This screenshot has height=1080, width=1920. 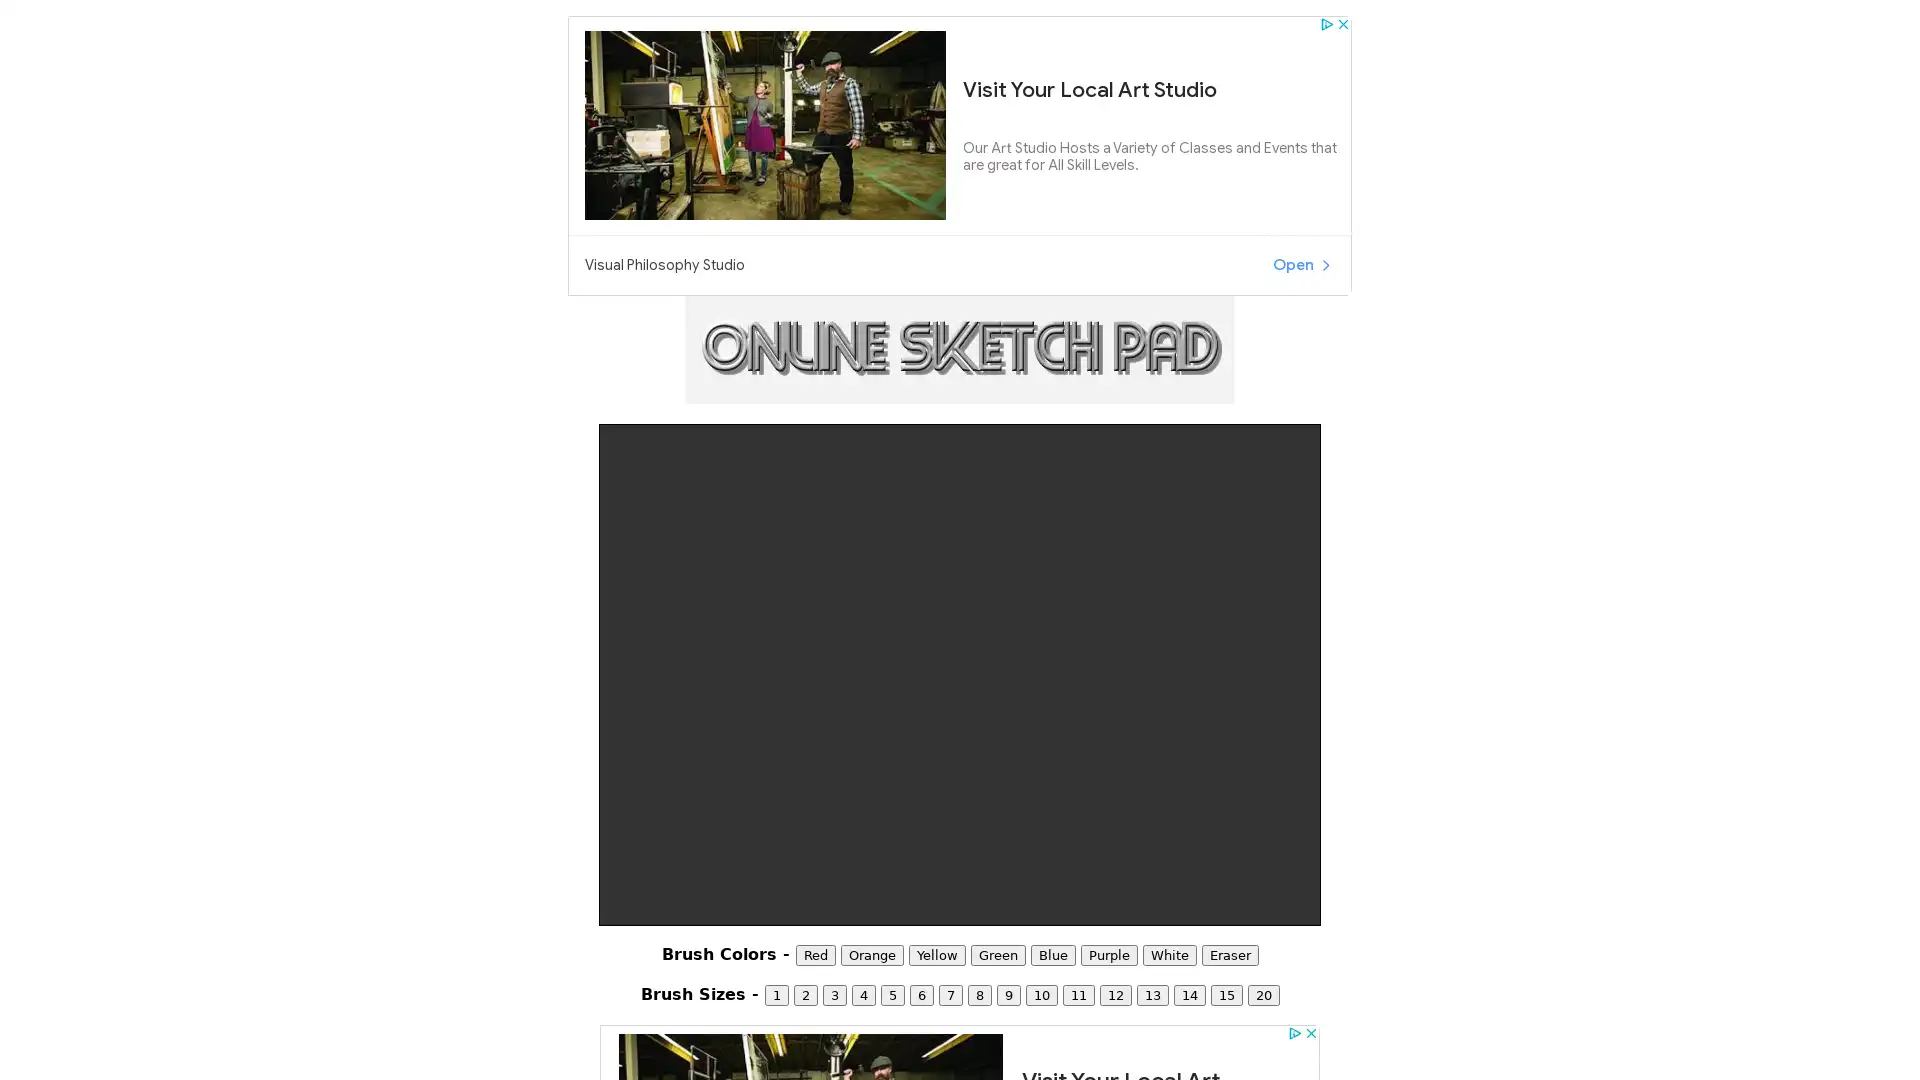 I want to click on 13, so click(x=1152, y=995).